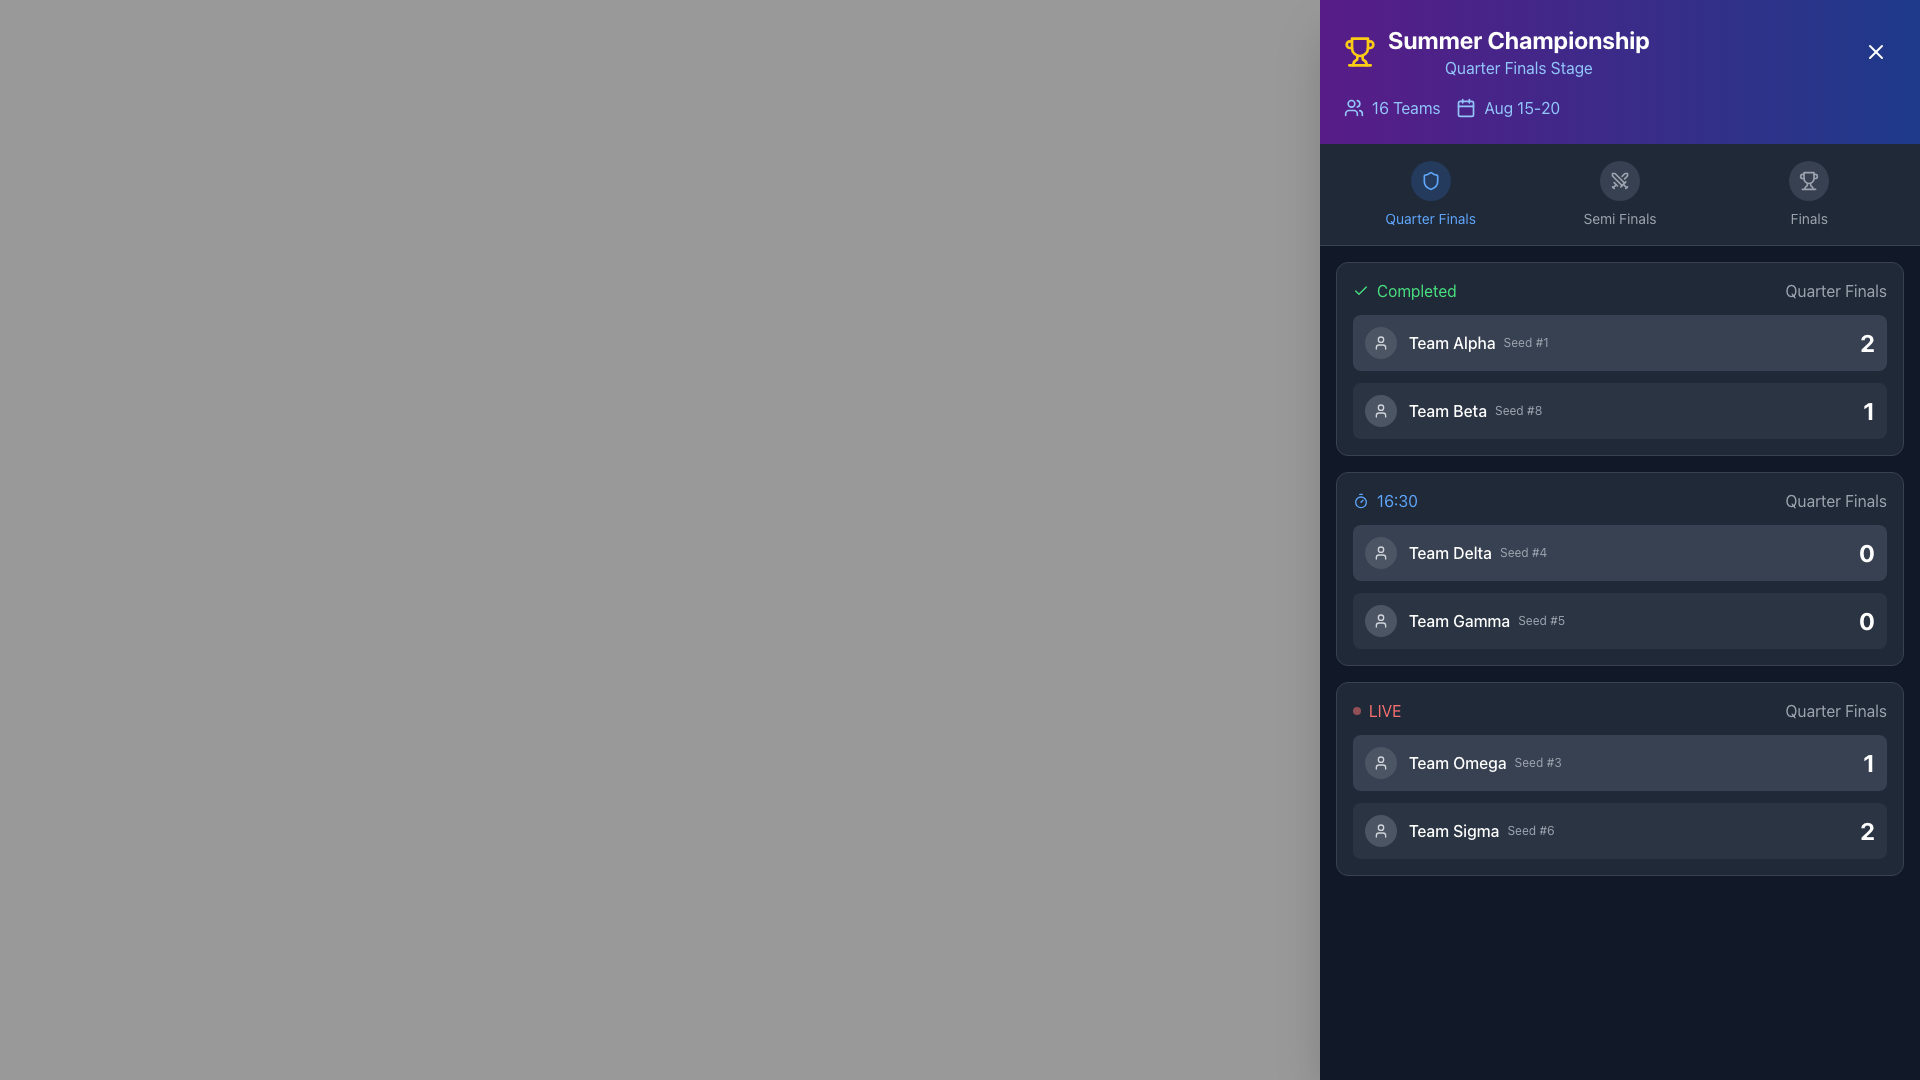  Describe the element at coordinates (1809, 195) in the screenshot. I see `the 'Finals' option in the group of options labeled 'Quarter Finals', 'Semi Finals', and 'Finals', which is represented by a trophy icon and smaller gray text, located at the rightmost position of the interface` at that location.